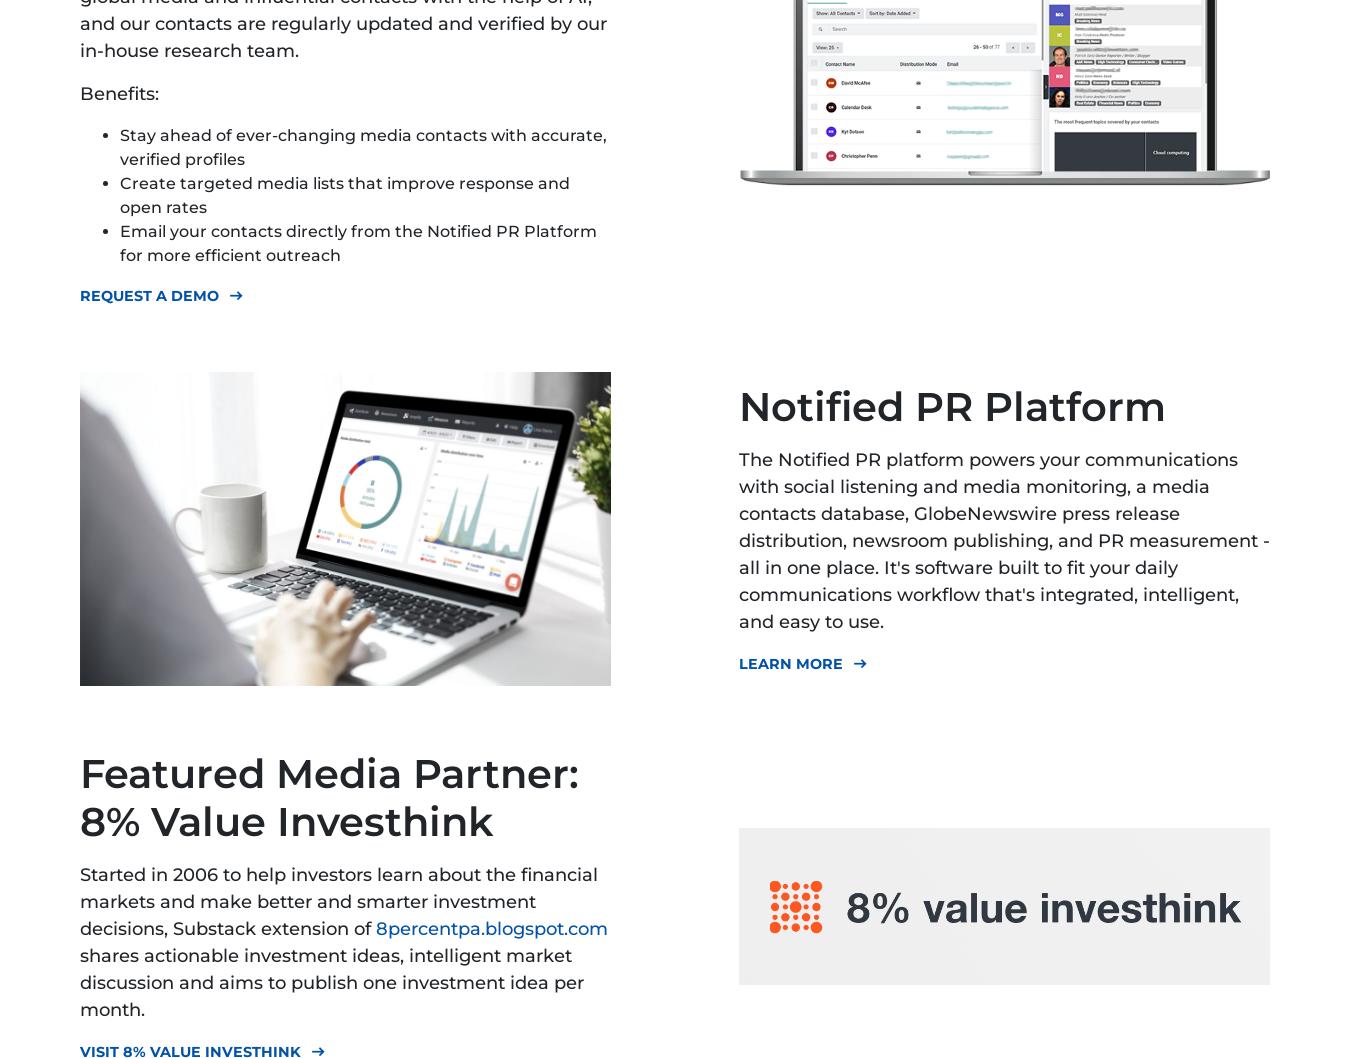 The height and width of the screenshot is (1058, 1350). Describe the element at coordinates (120, 243) in the screenshot. I see `'Email your contacts directly from the Notified PR Platform for more efficient outreach'` at that location.